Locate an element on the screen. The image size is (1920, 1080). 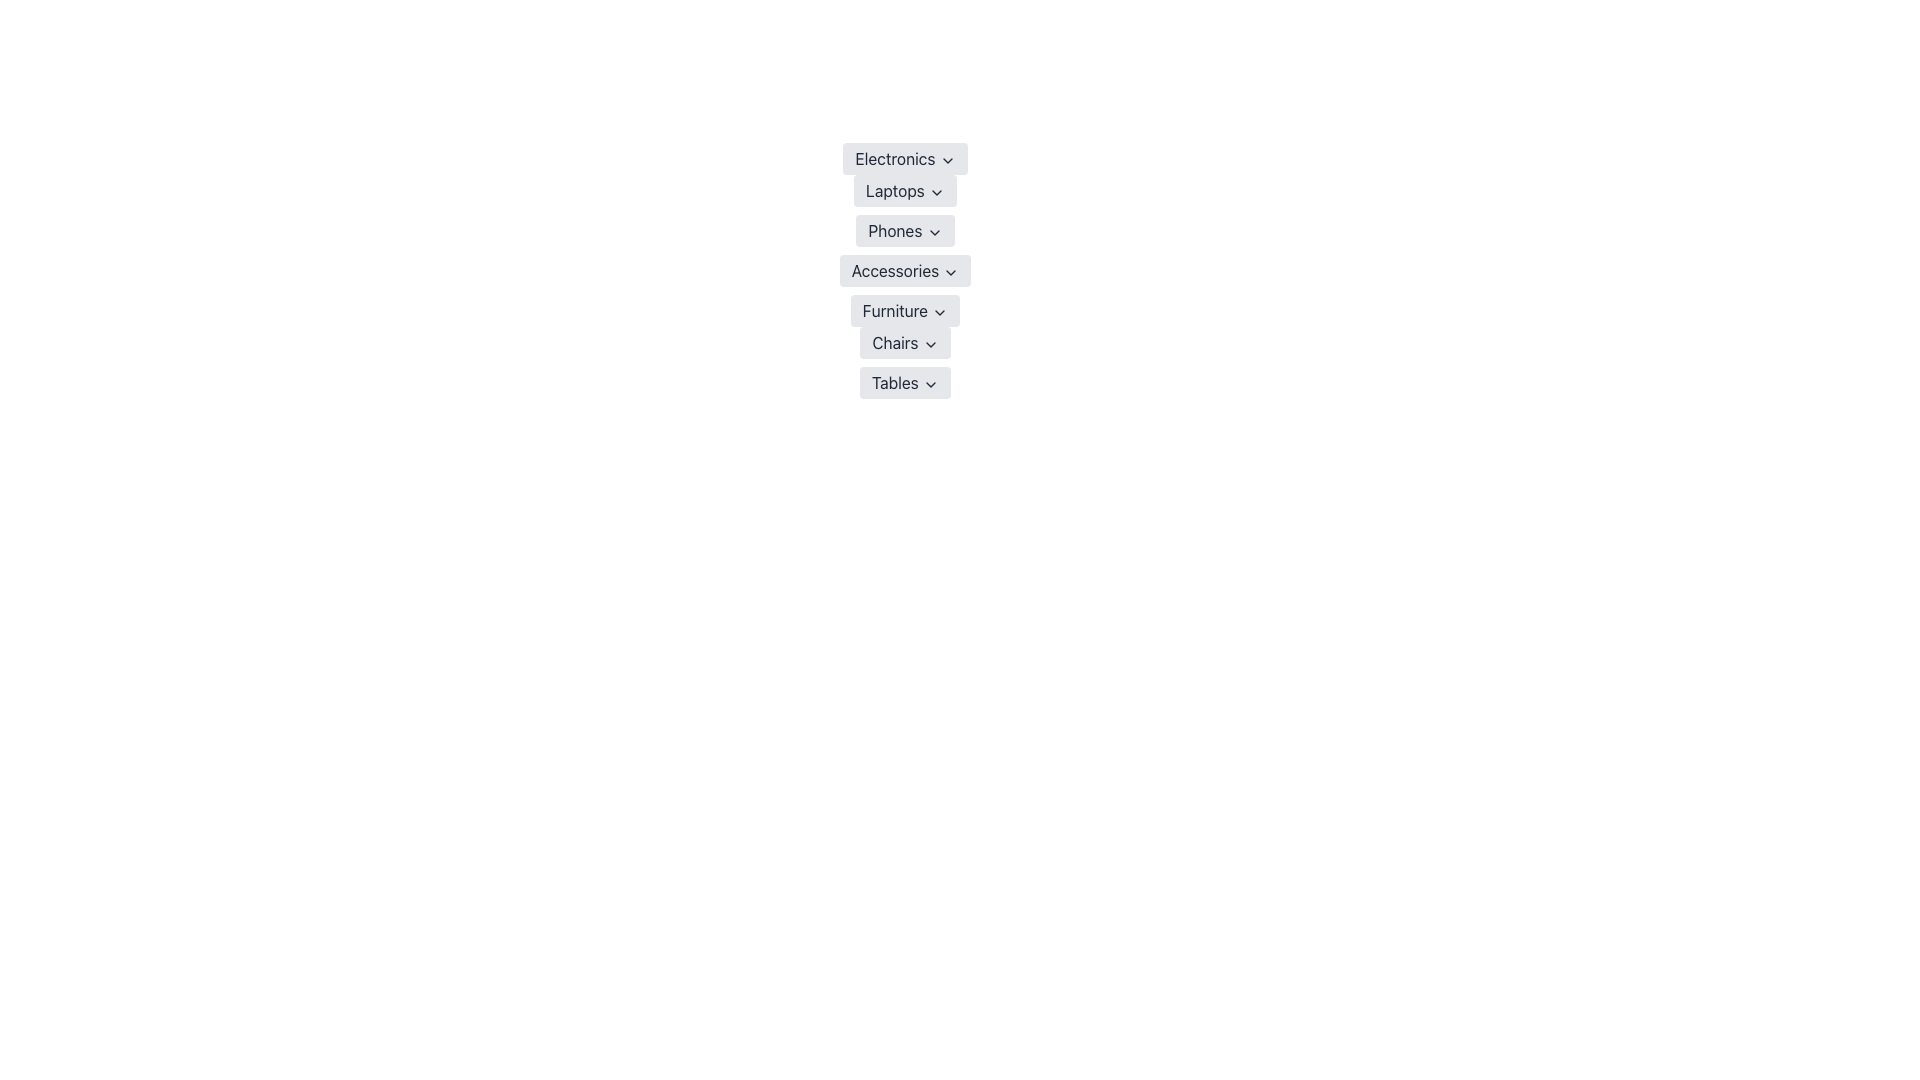
the chevron-down icon located at the right edge of the 'Furniture' button is located at coordinates (939, 312).